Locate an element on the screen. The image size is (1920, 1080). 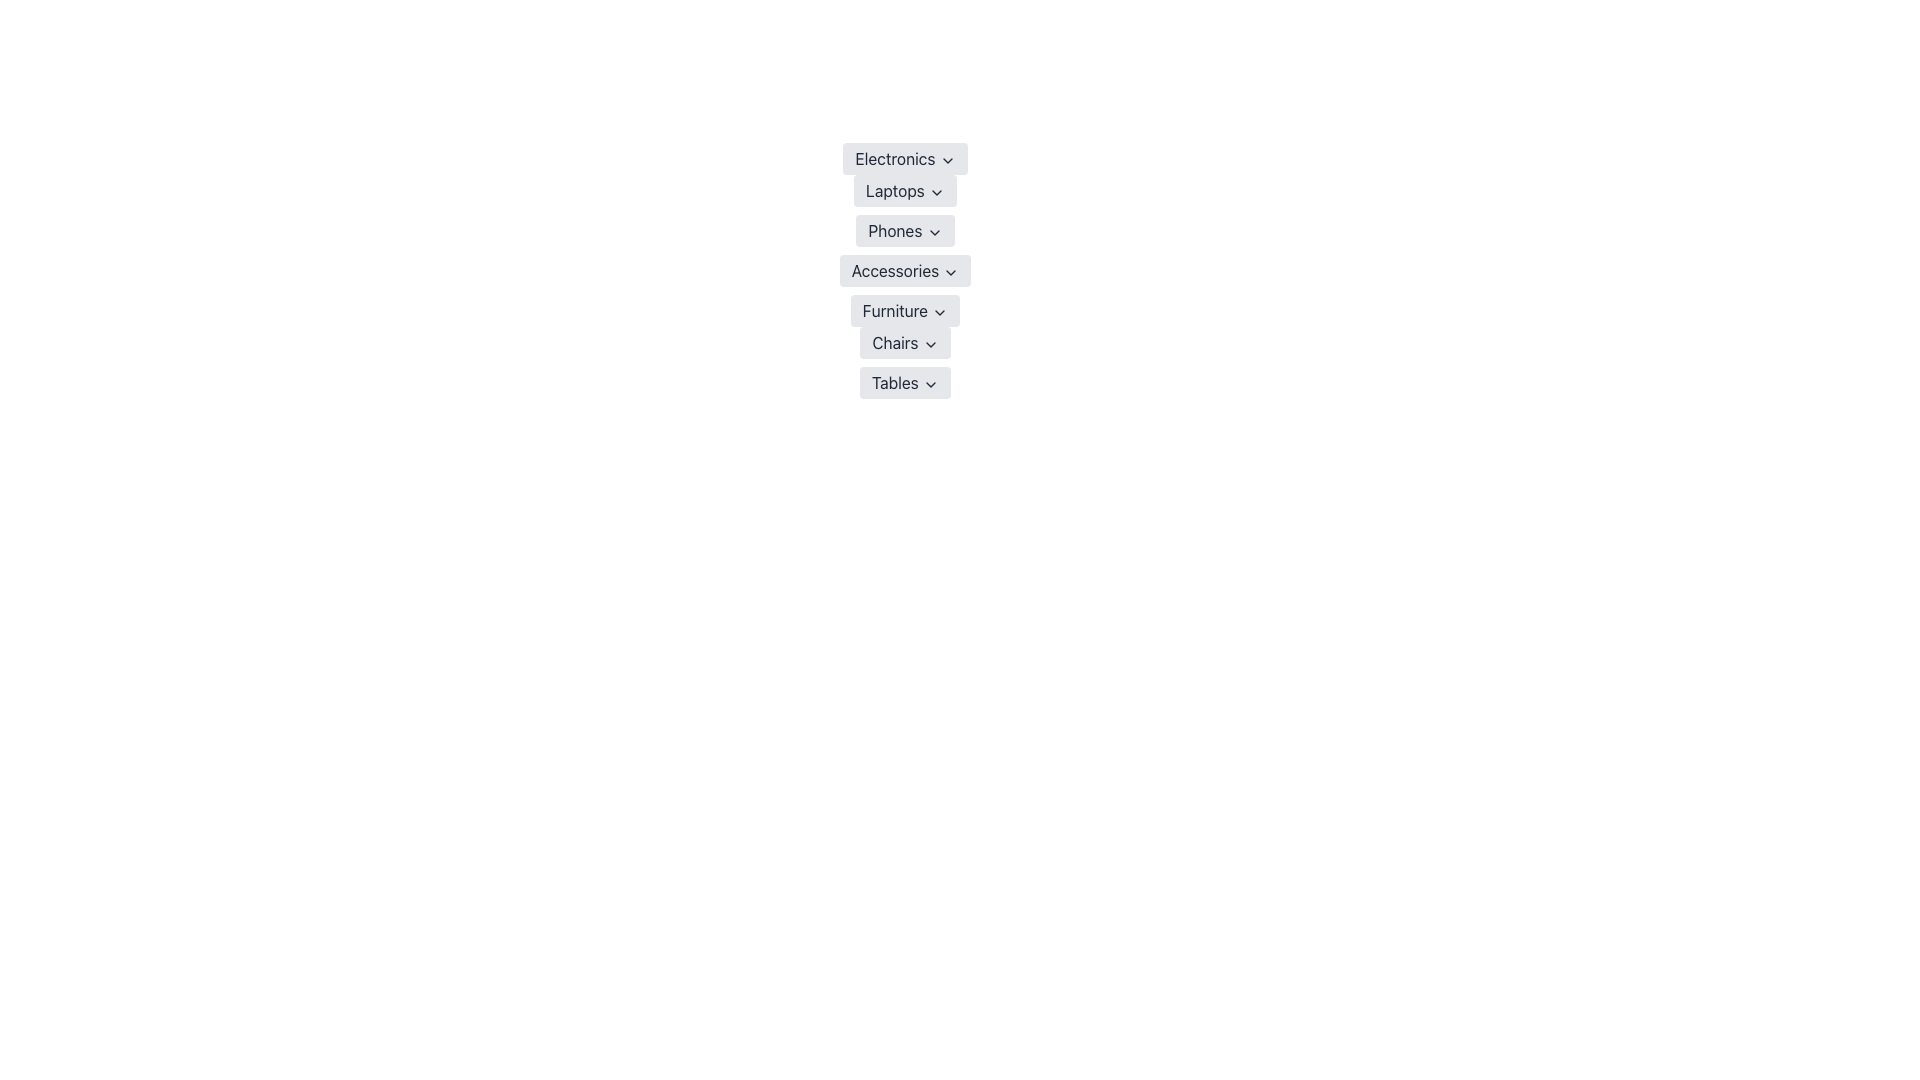
the chevron-down icon located at the right edge of the 'Furniture' button is located at coordinates (939, 312).